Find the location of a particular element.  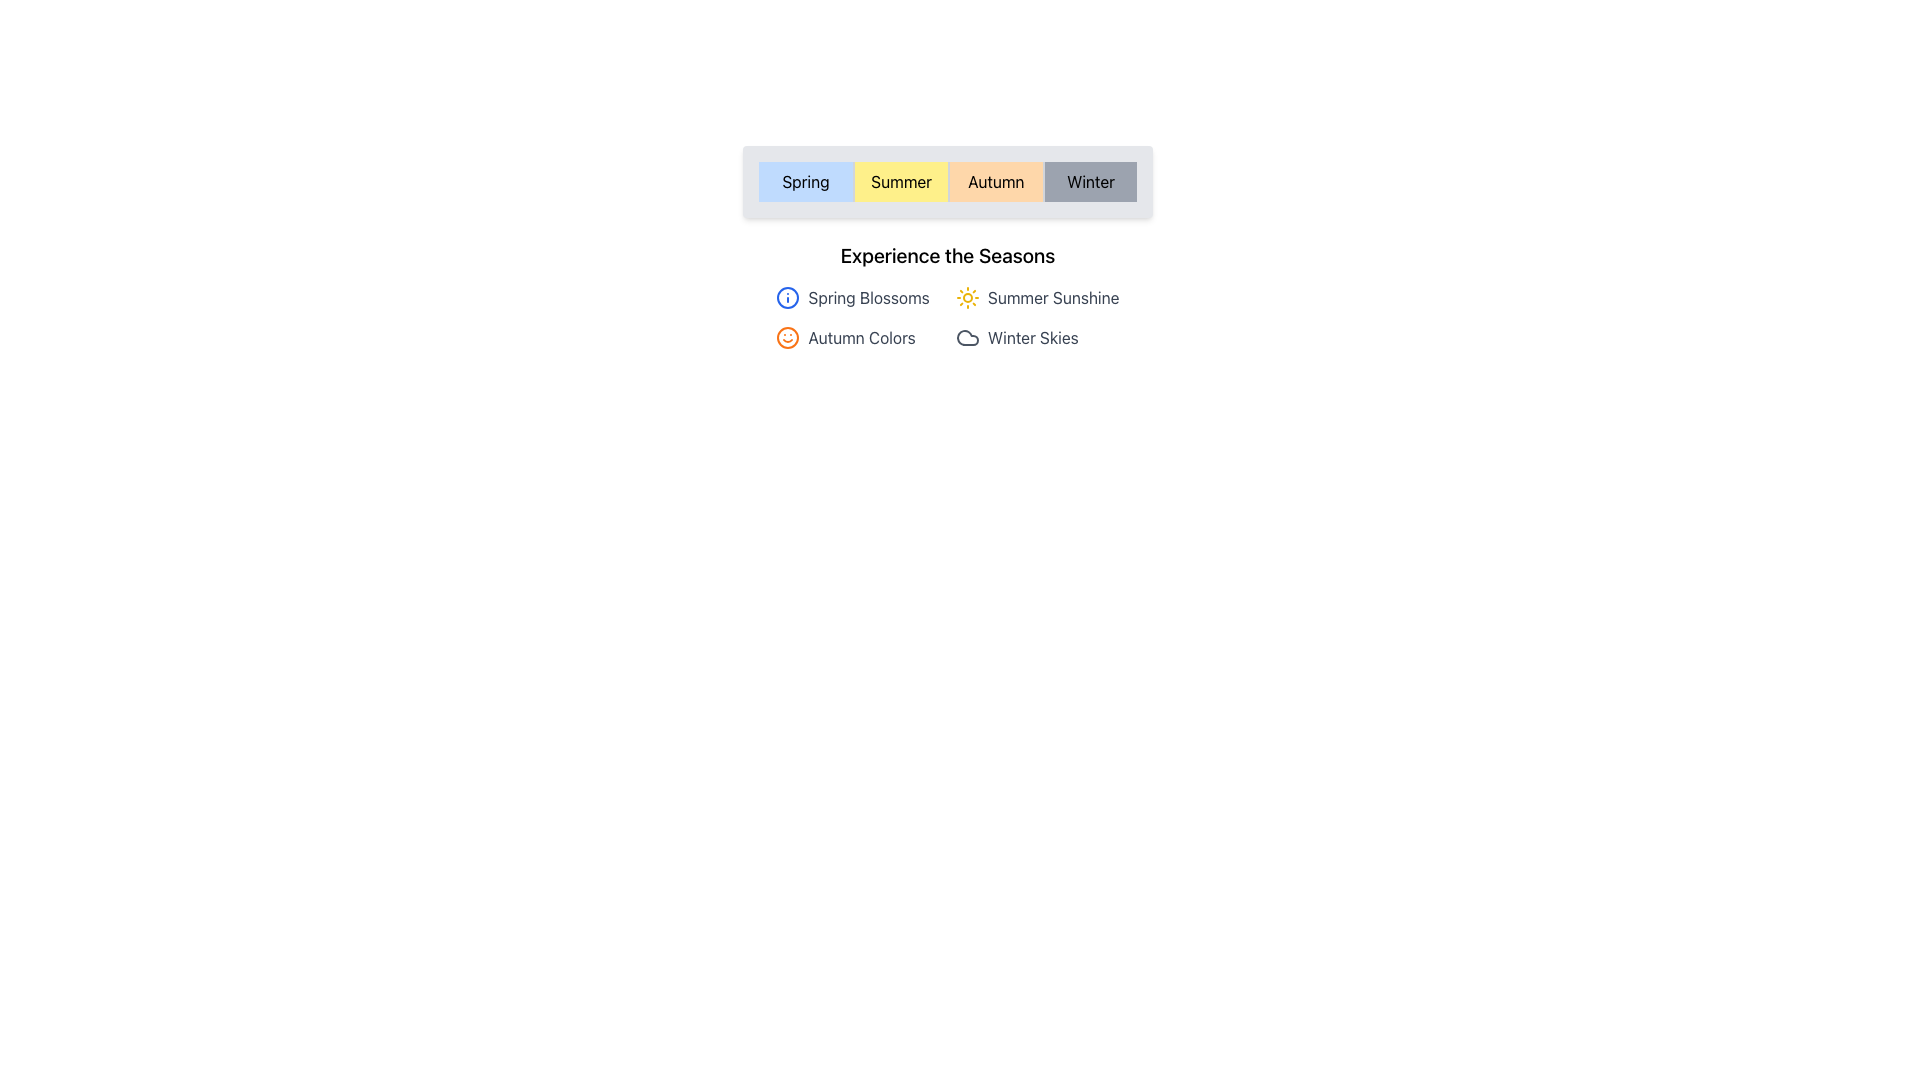

the icons in the 'Experience the Seasons' informational element is located at coordinates (947, 296).